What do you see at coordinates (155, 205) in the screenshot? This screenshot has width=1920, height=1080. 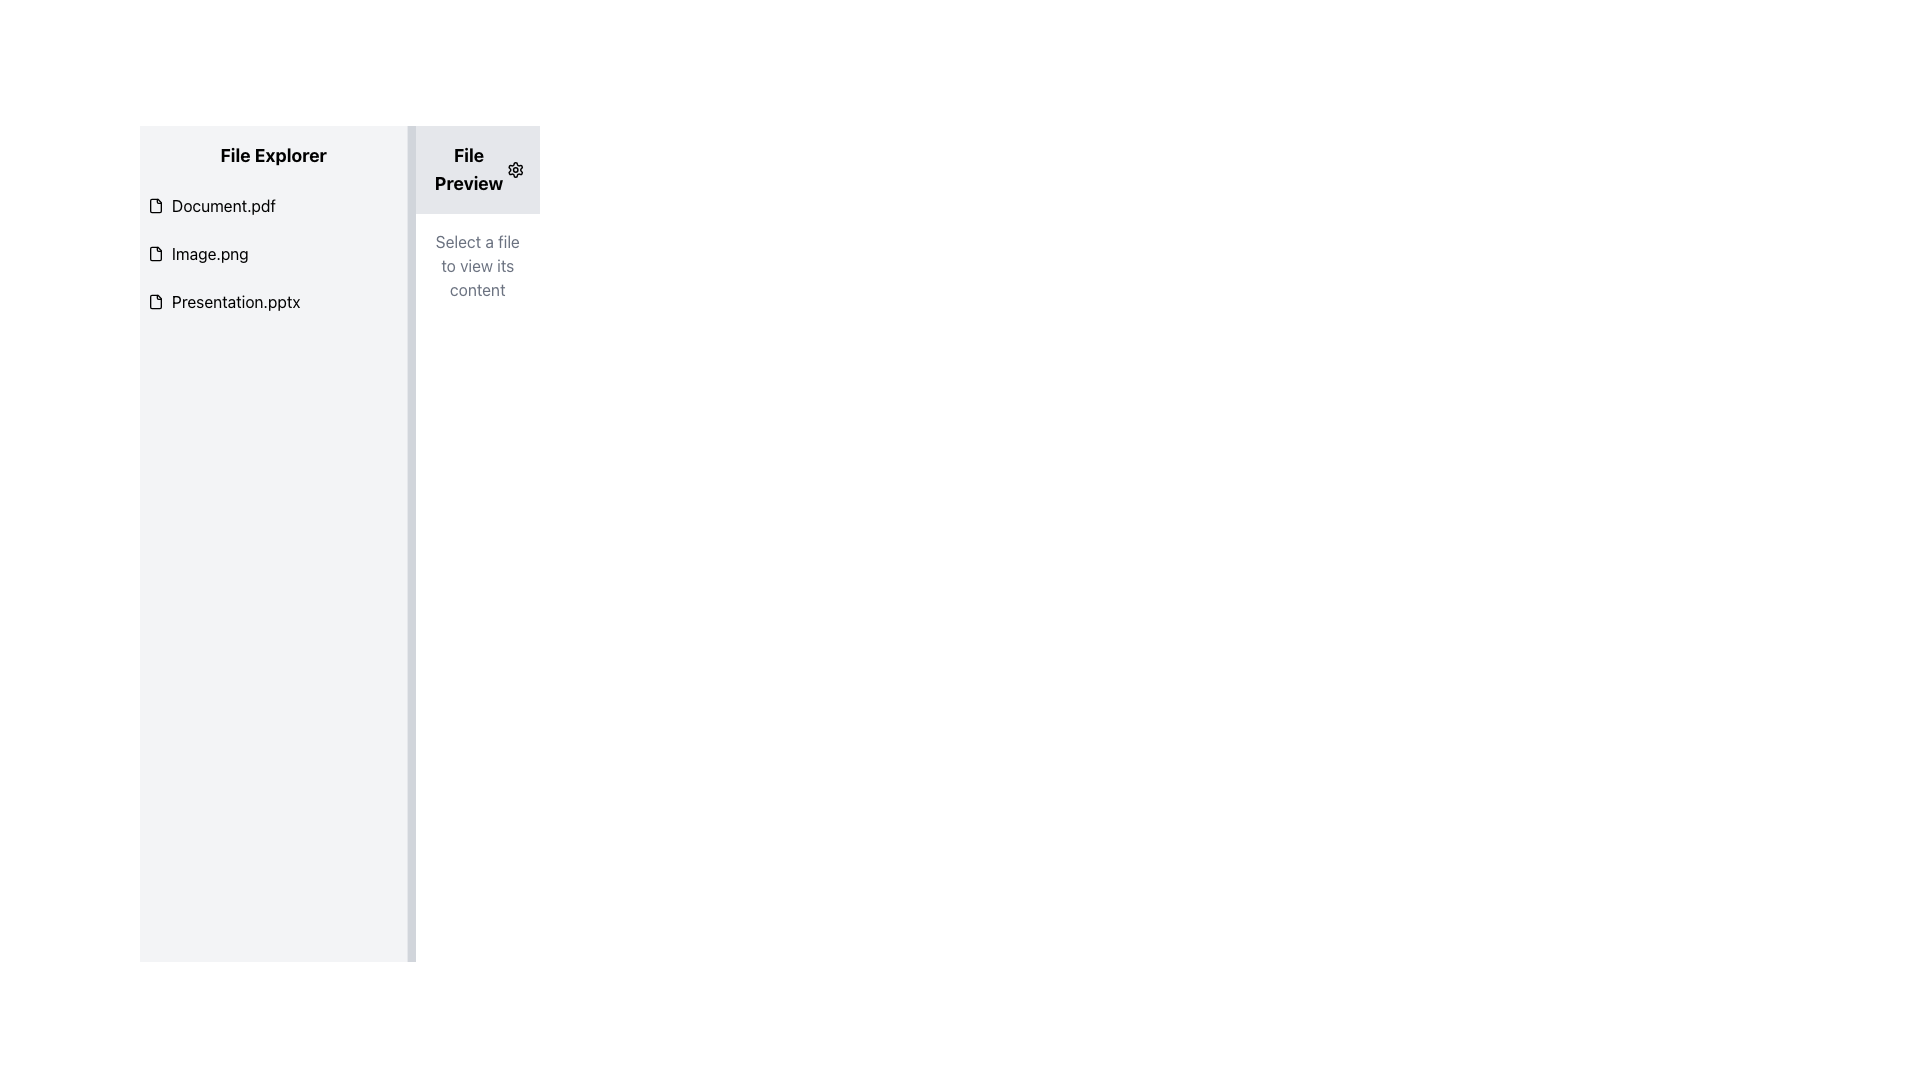 I see `the file icon for 'Document.pdf', located in the 'File Explorer' panel` at bounding box center [155, 205].